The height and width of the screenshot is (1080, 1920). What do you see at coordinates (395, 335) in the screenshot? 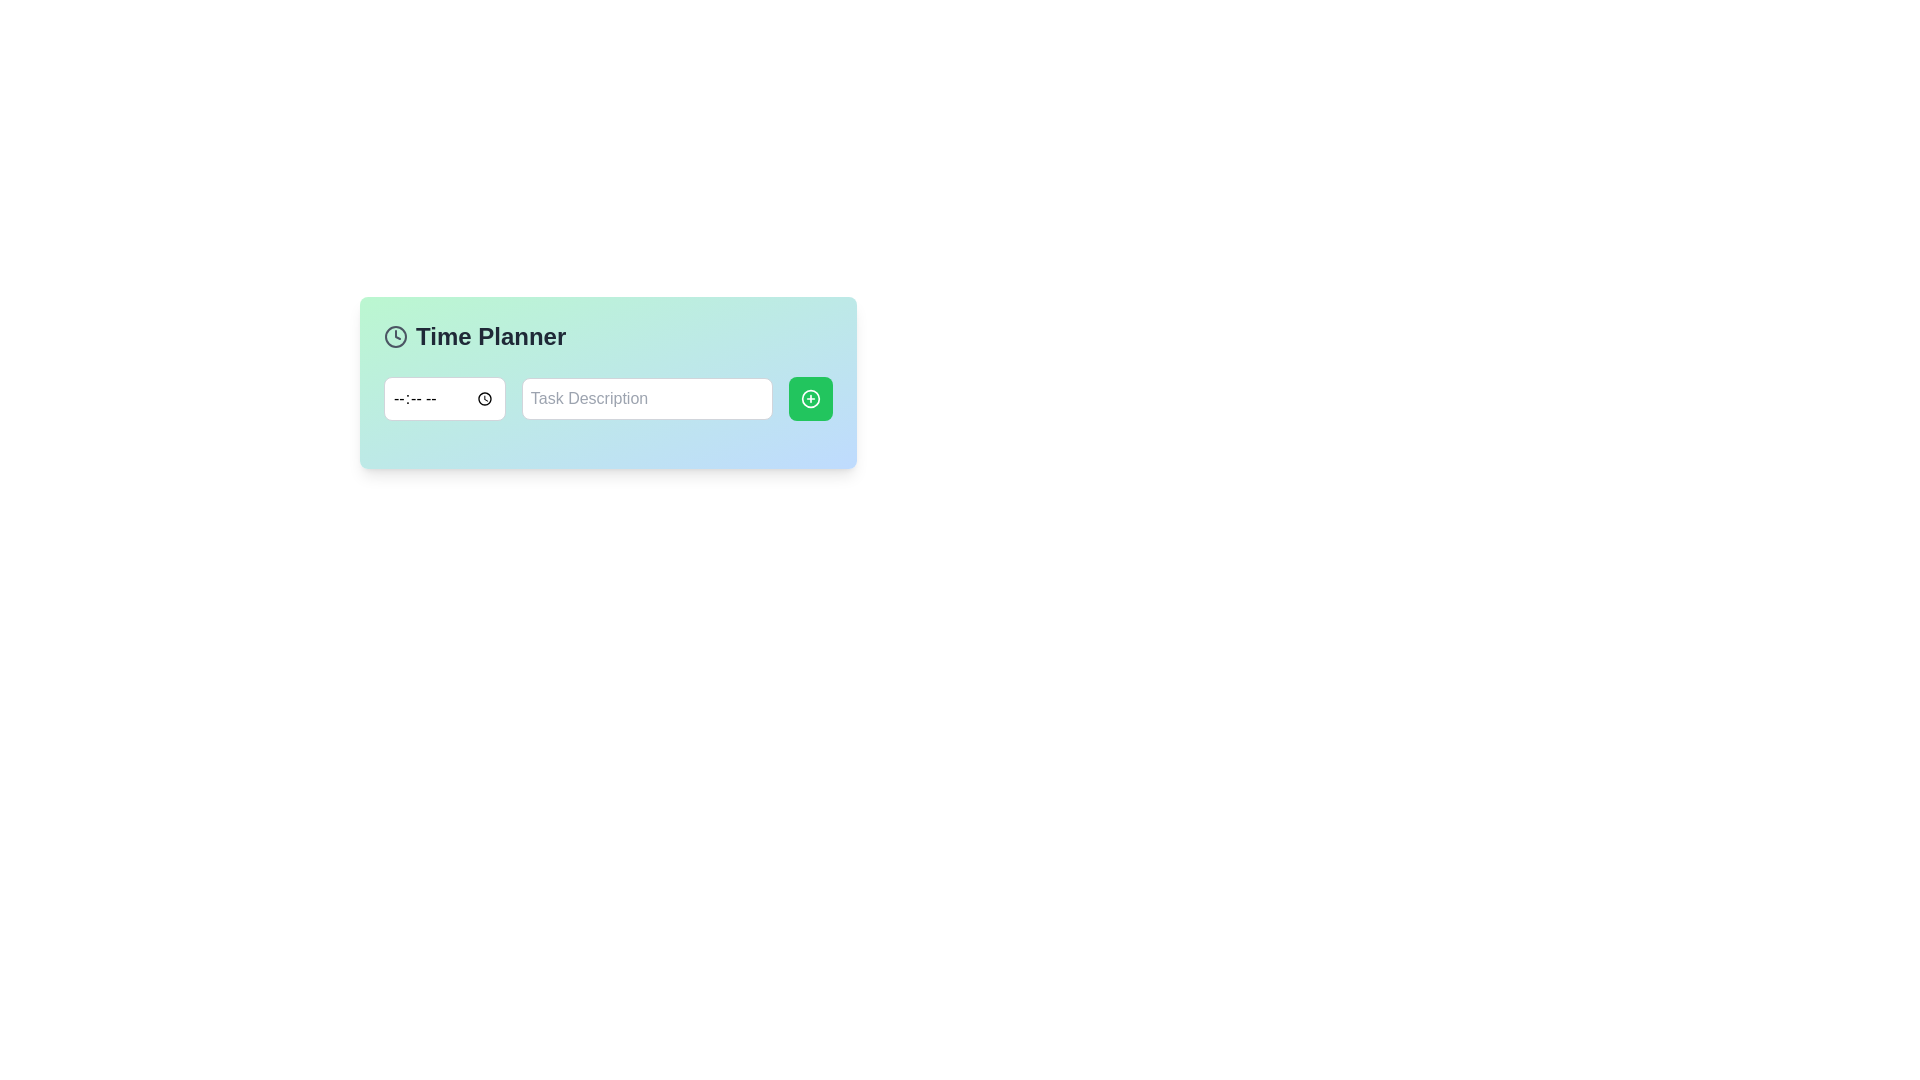
I see `the clock icon with a gray outline` at bounding box center [395, 335].